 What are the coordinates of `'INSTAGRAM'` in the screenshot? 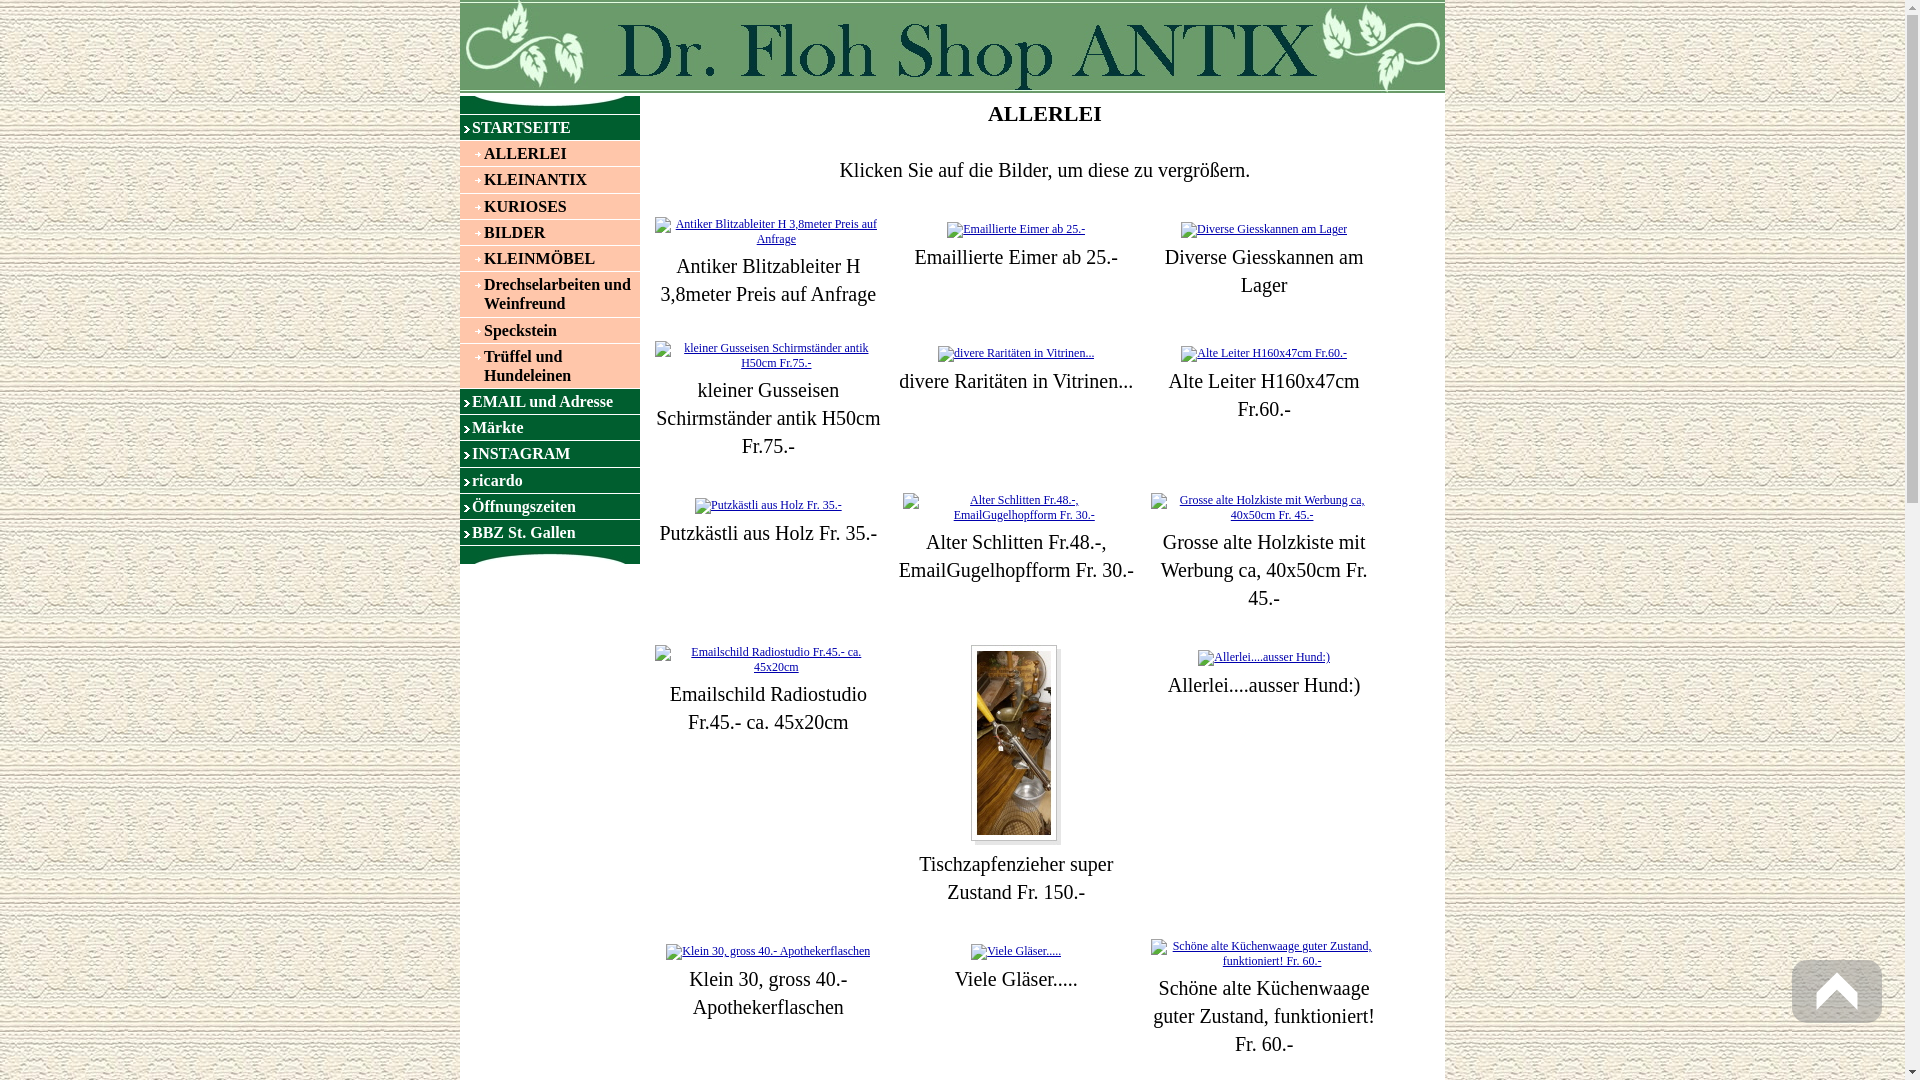 It's located at (550, 453).